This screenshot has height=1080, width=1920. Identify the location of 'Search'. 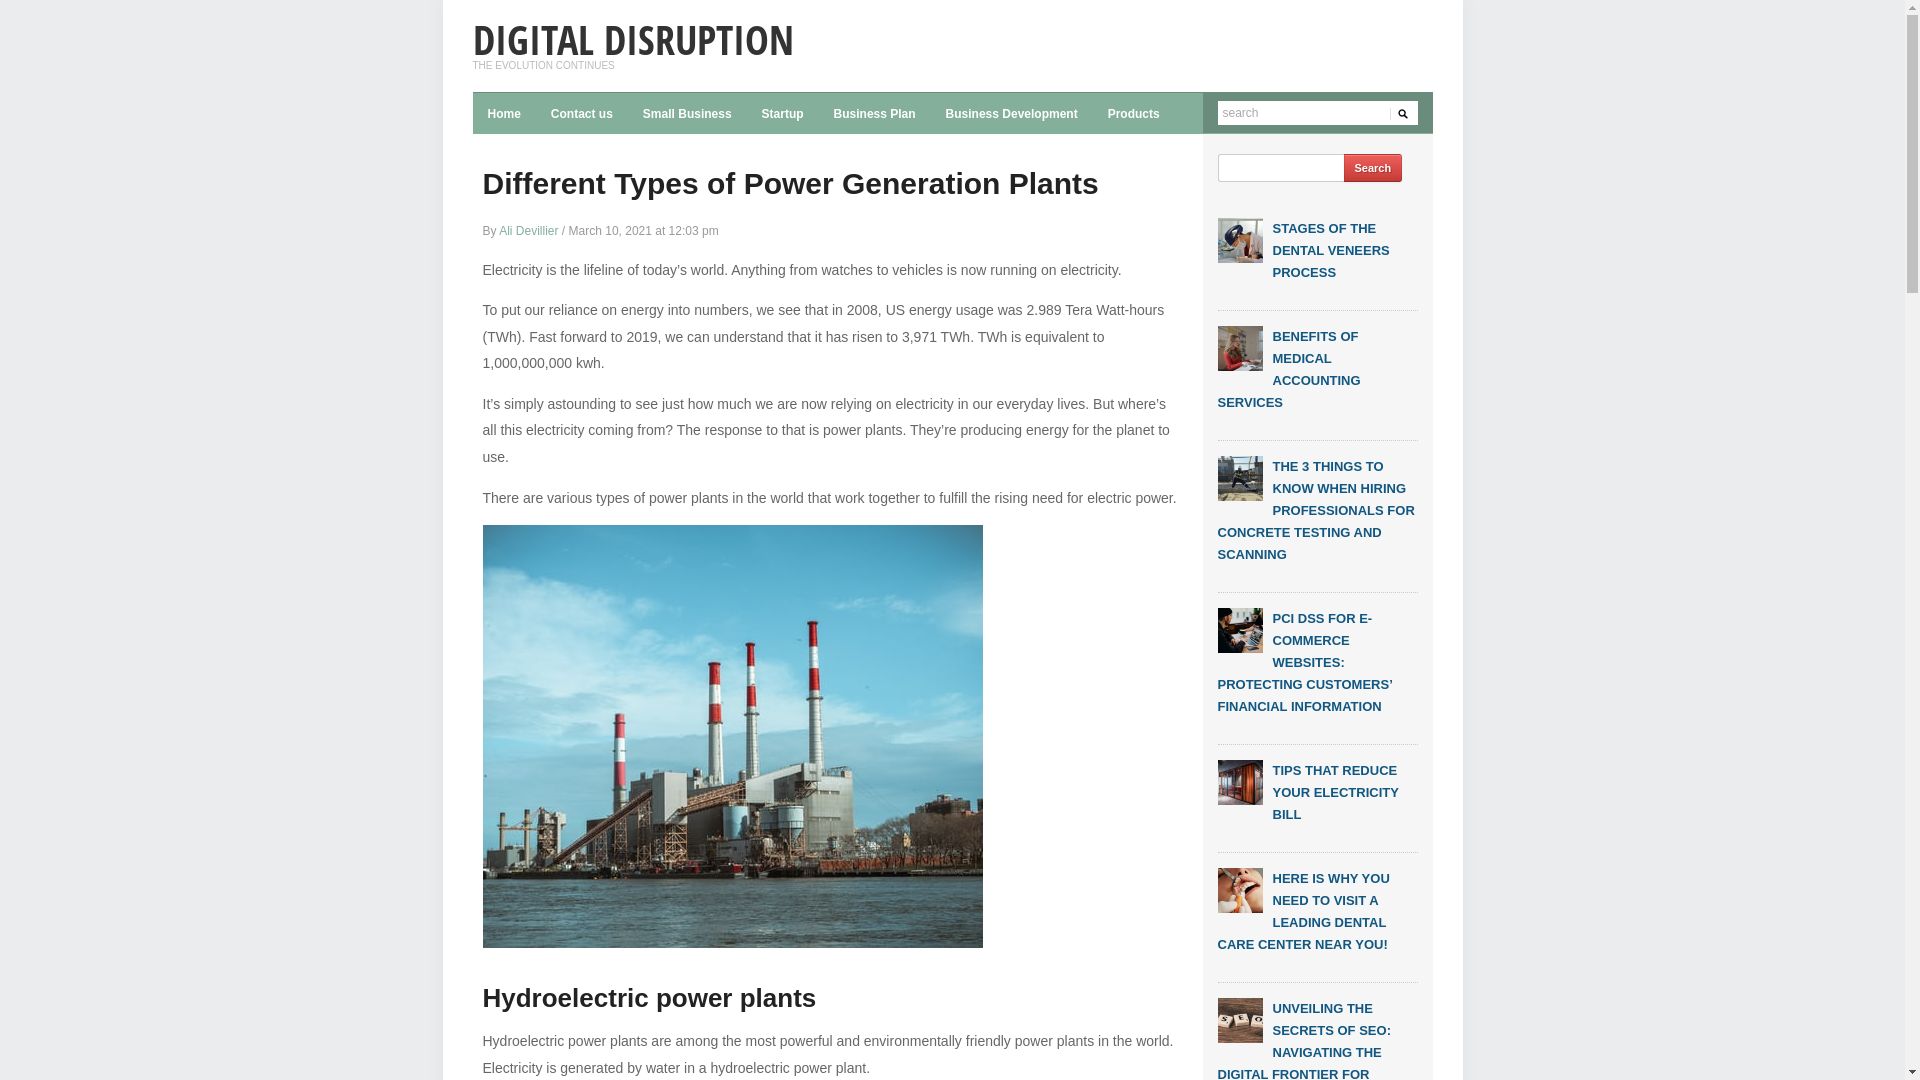
(1372, 167).